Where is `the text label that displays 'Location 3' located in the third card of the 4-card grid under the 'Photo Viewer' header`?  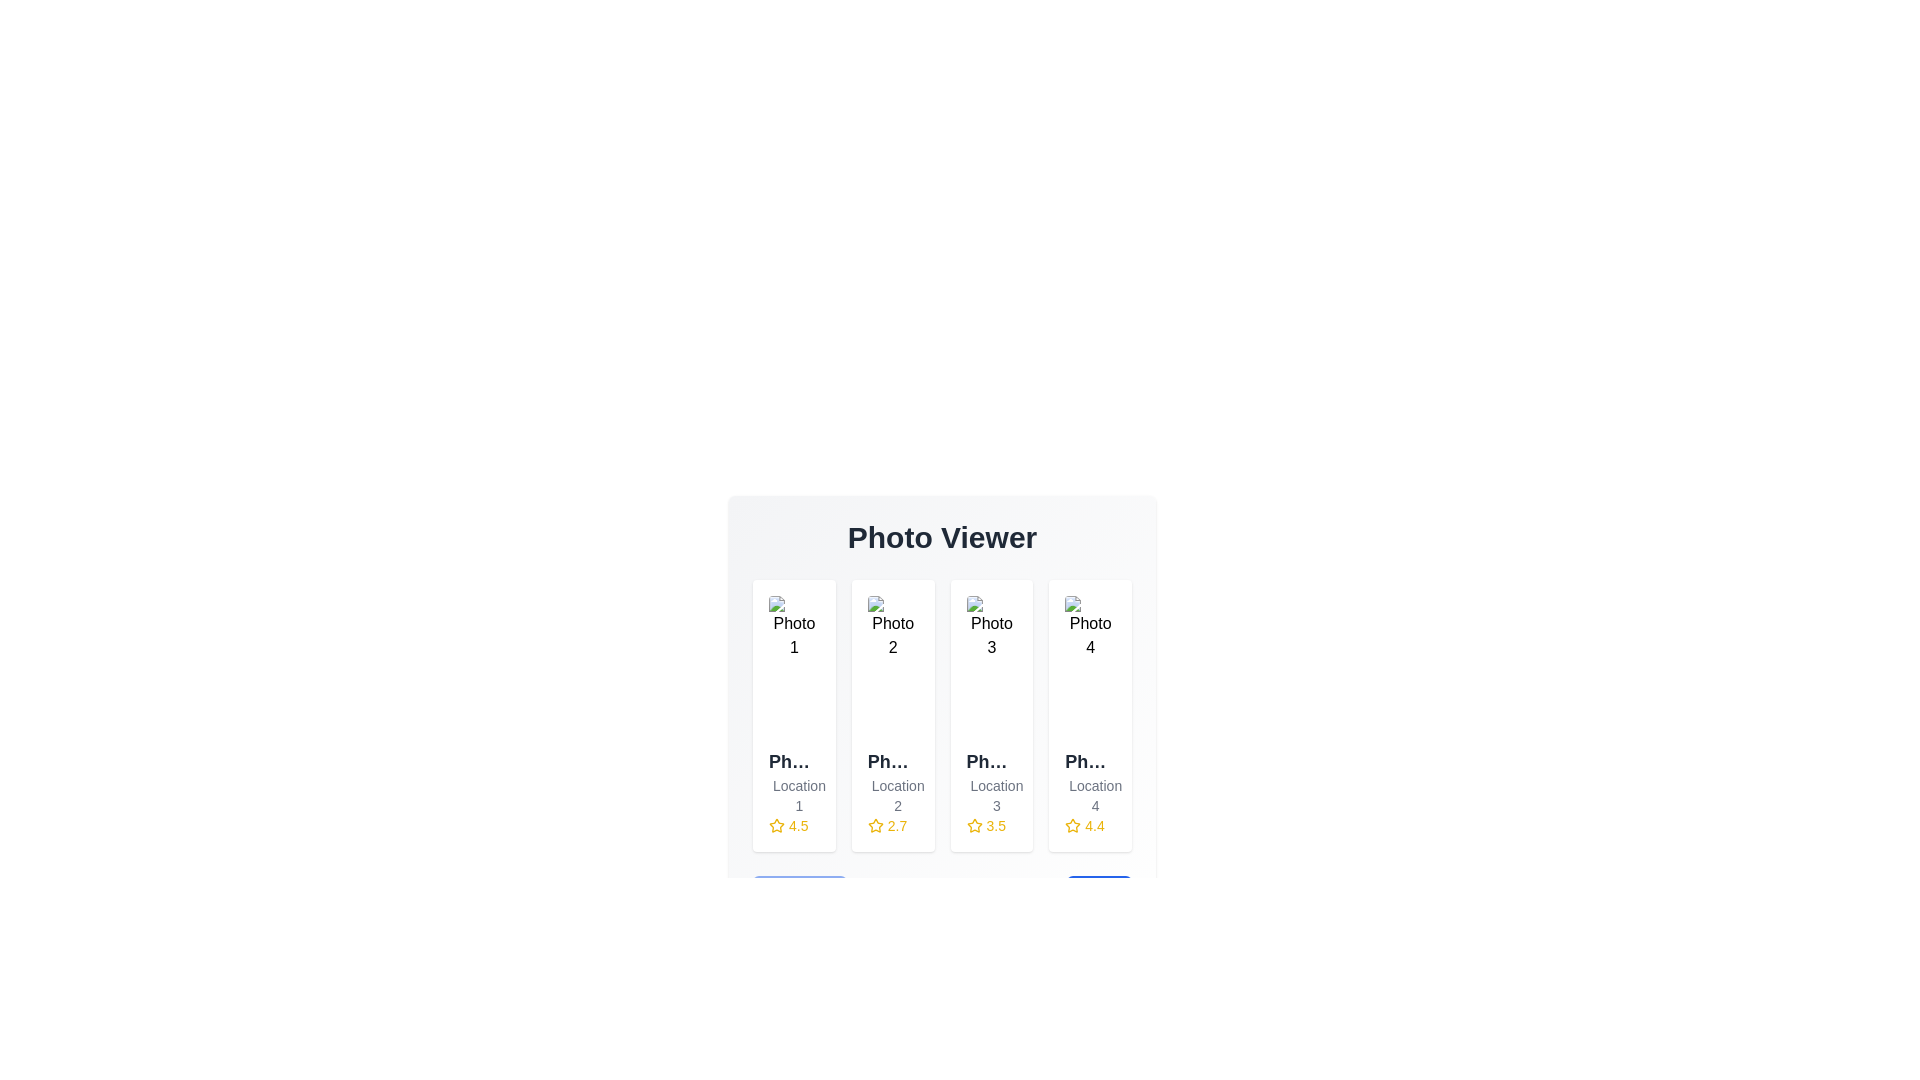 the text label that displays 'Location 3' located in the third card of the 4-card grid under the 'Photo Viewer' header is located at coordinates (991, 794).